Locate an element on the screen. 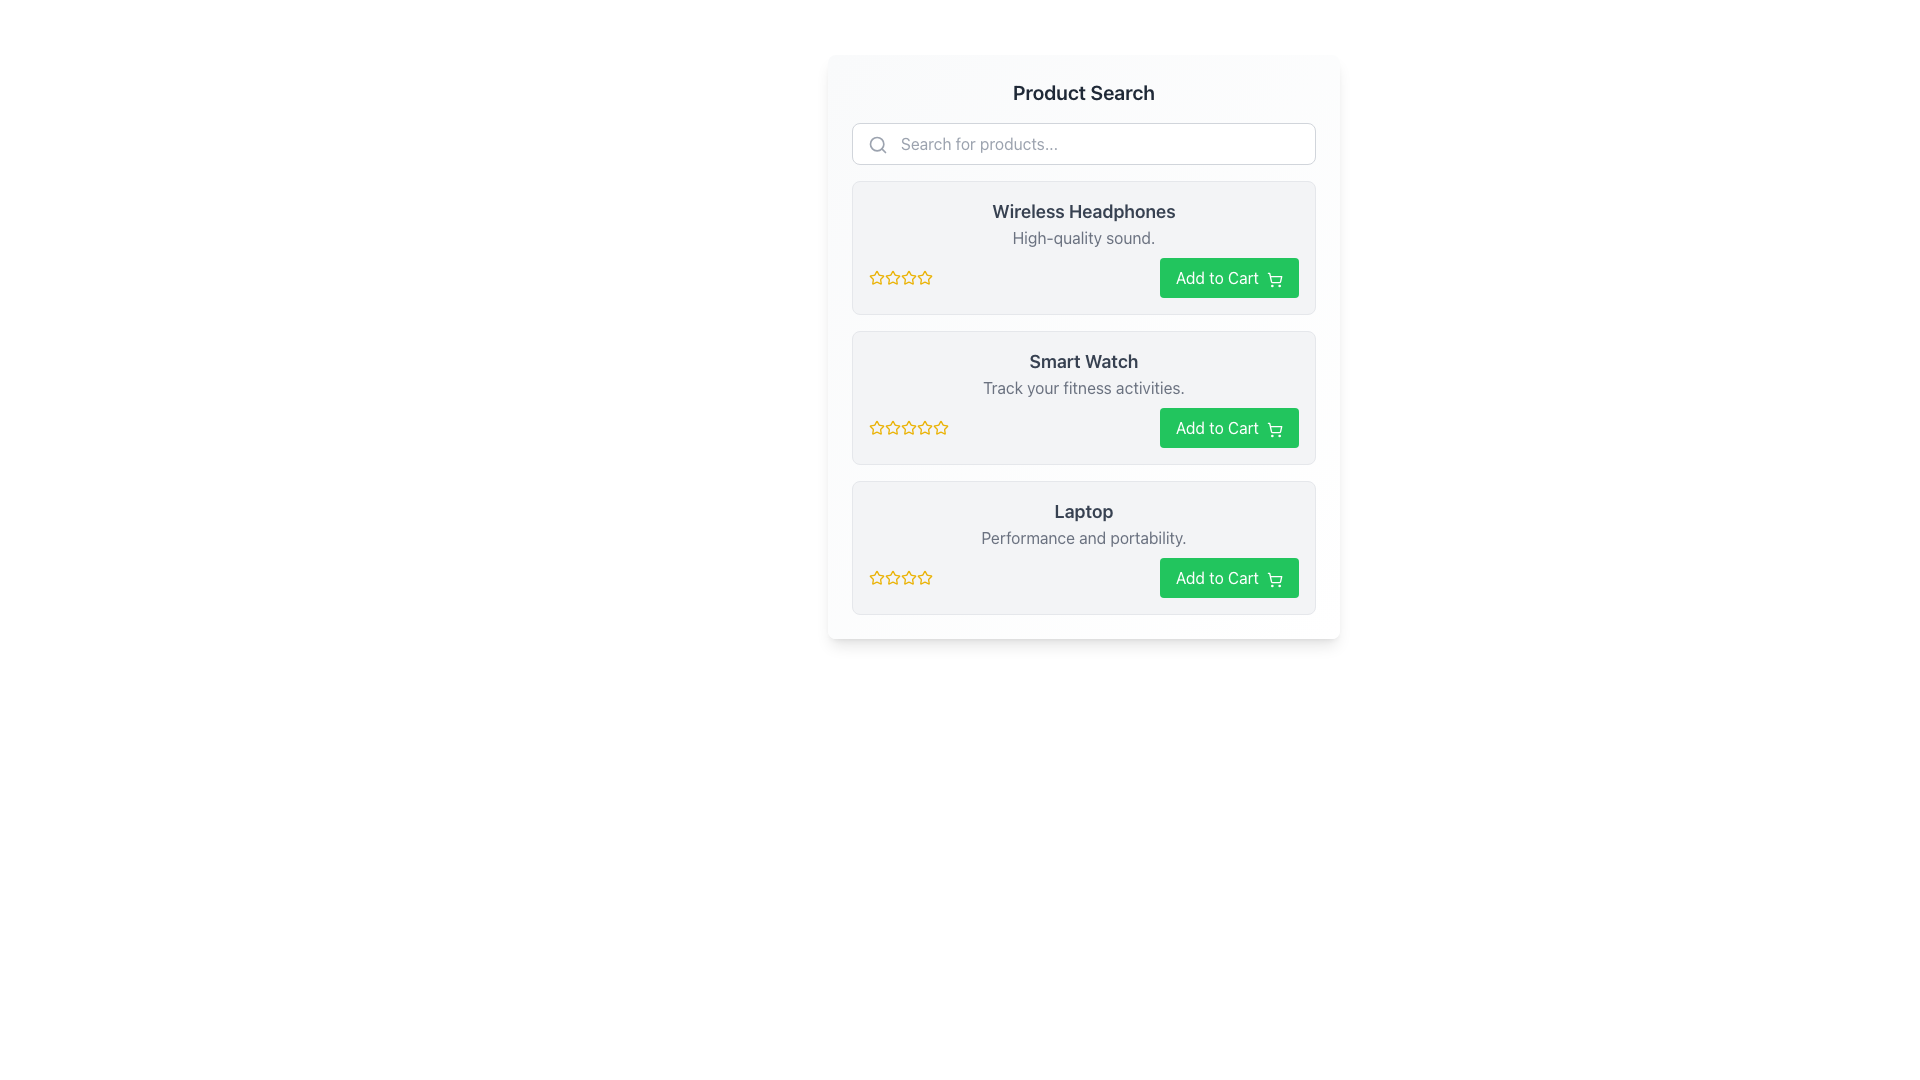  the magnifying glass icon located to the left of the search input field, which represents a search tool is located at coordinates (878, 144).